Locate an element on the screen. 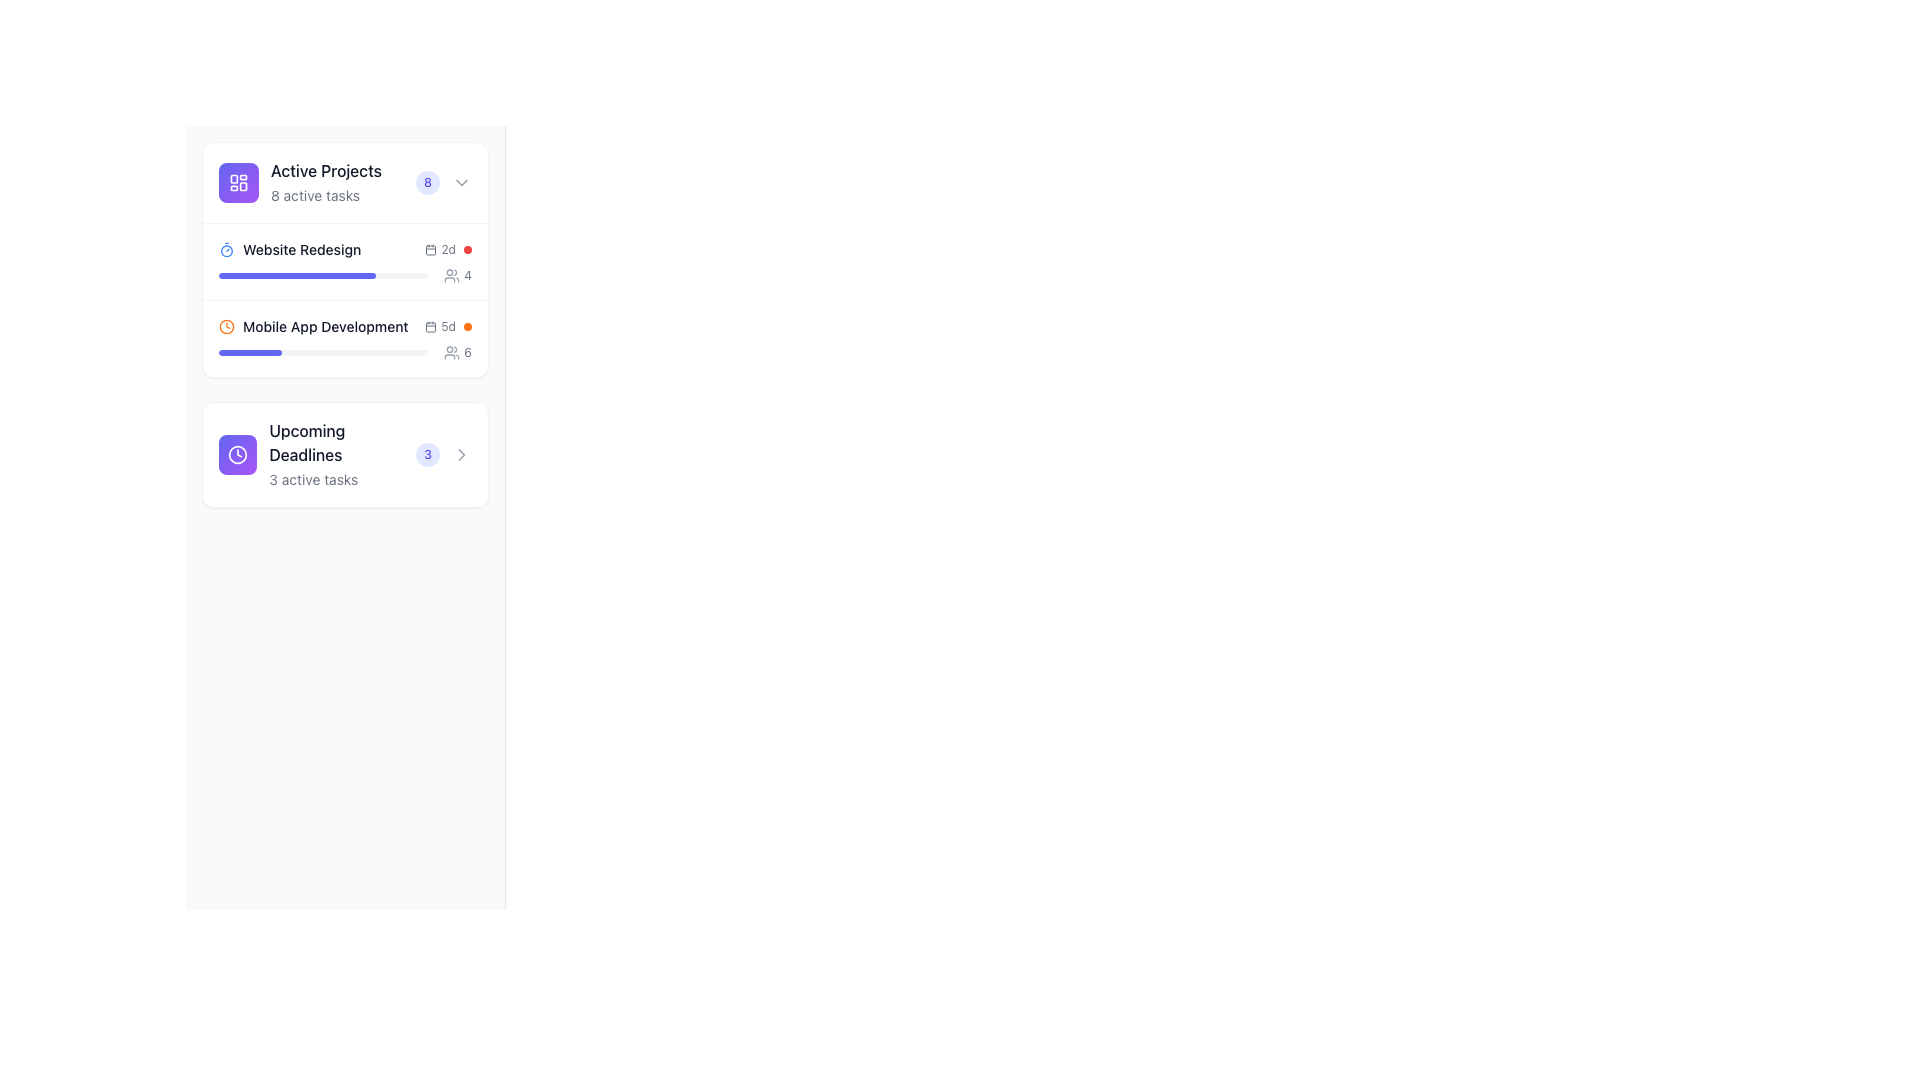 The width and height of the screenshot is (1920, 1080). the 'Upcoming Deadlines' text label, which is displayed in bold font within a small white card, located above the '3 active tasks' text is located at coordinates (342, 442).